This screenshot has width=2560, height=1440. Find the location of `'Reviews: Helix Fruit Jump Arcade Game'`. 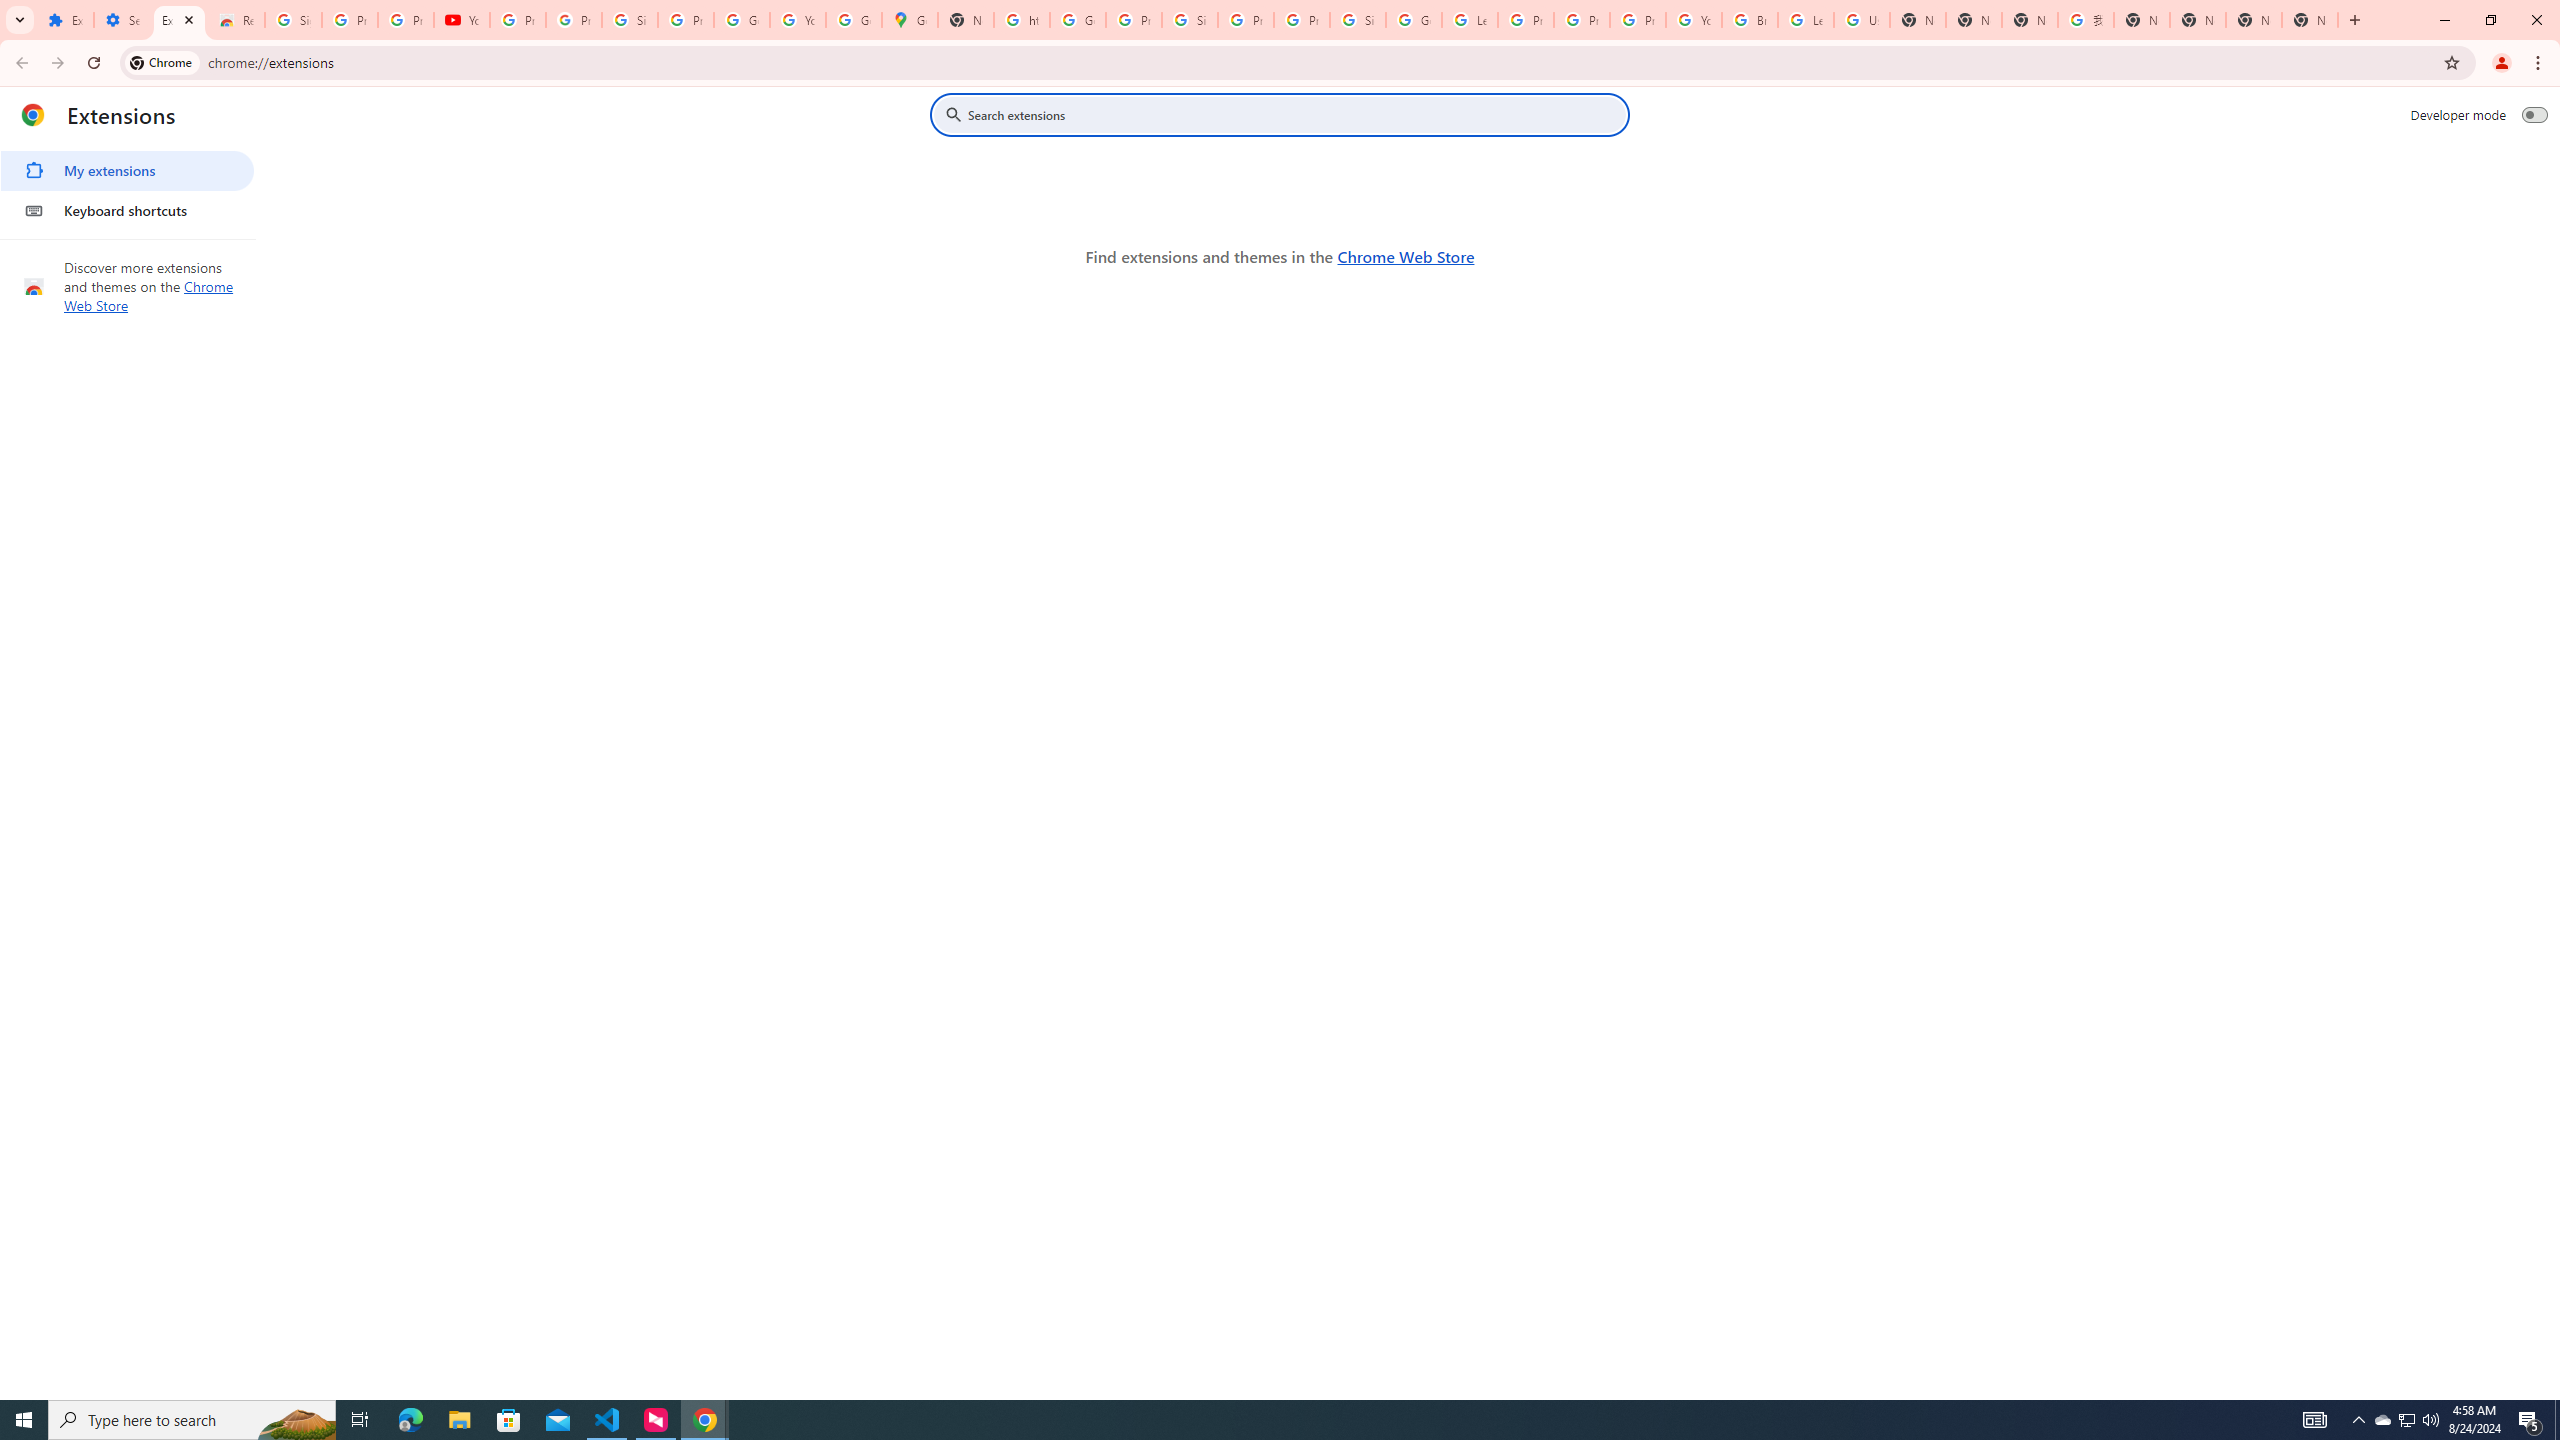

'Reviews: Helix Fruit Jump Arcade Game' is located at coordinates (236, 19).